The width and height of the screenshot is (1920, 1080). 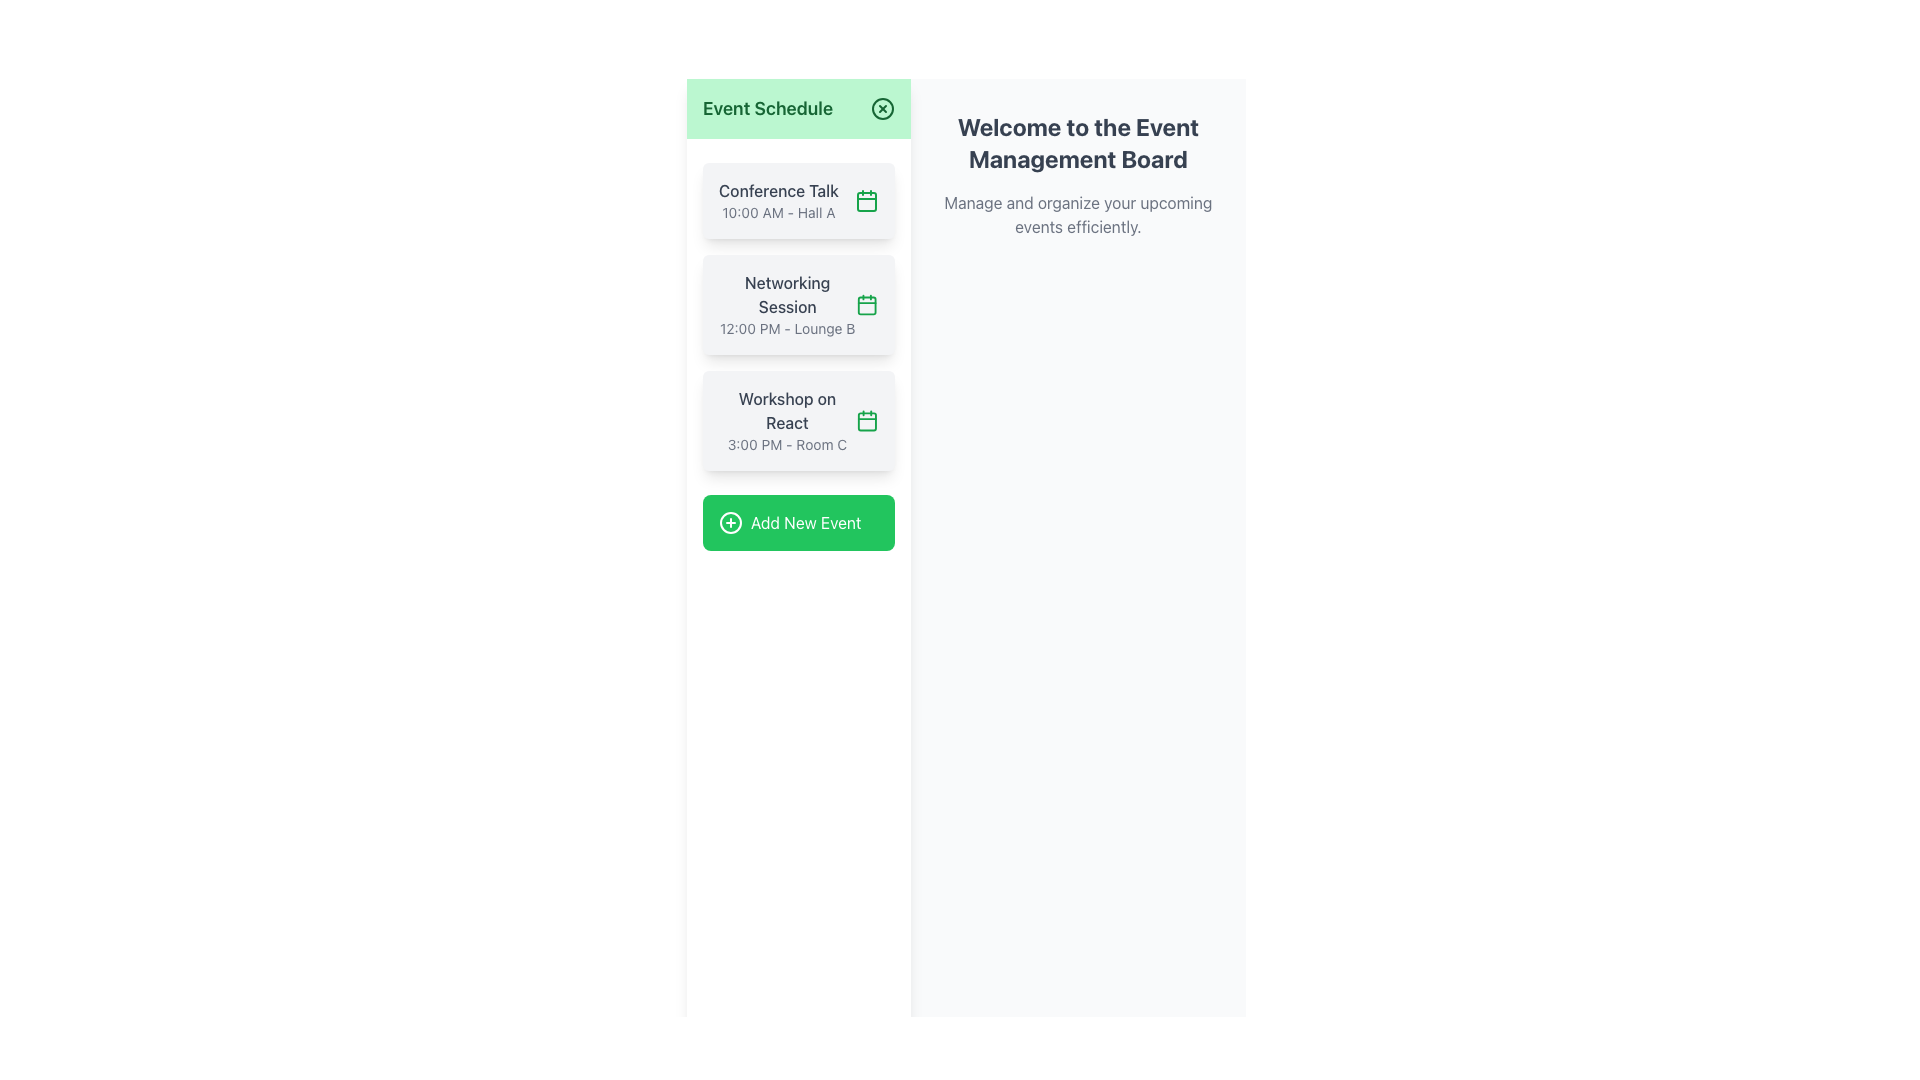 I want to click on the outer circular component of the 'Add New Event' button located at the bottom of the left-hand vertical panel, so click(x=729, y=522).